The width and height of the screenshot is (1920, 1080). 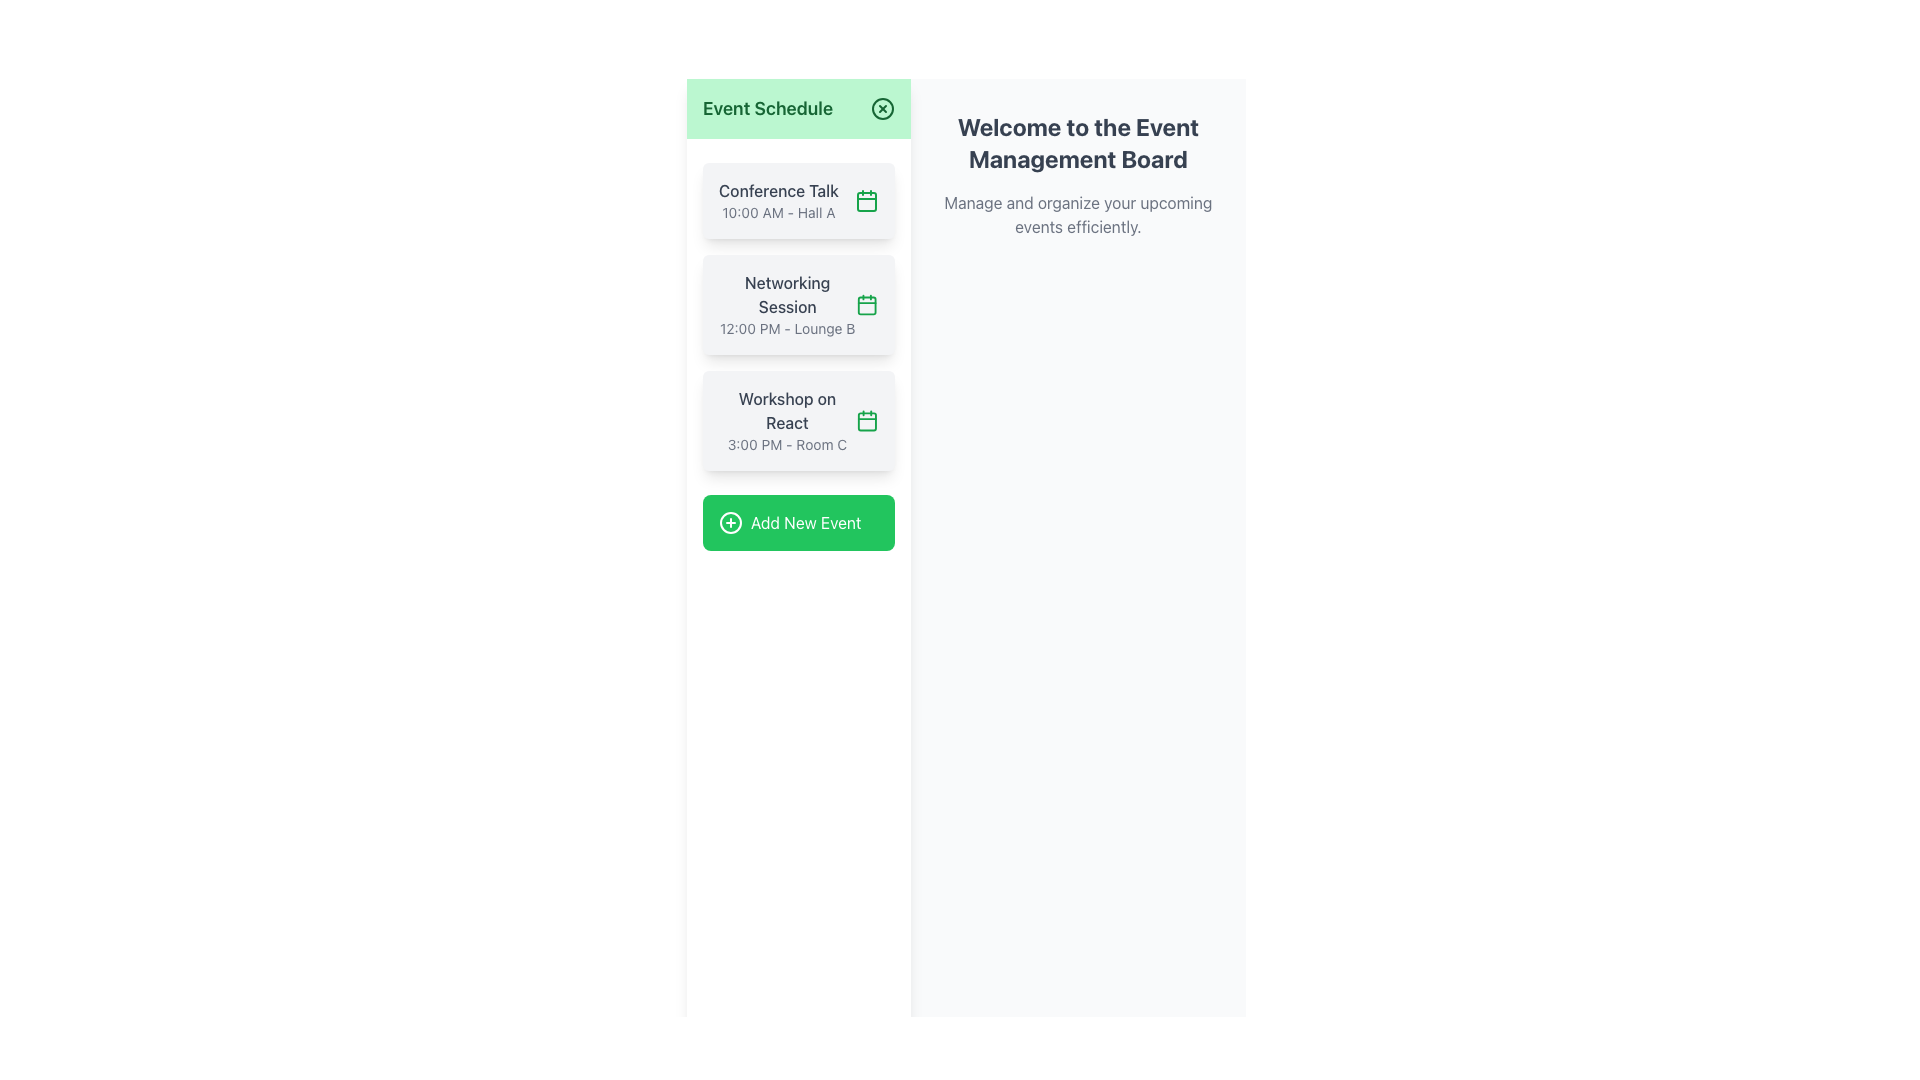 I want to click on the outer circular component of the 'Add New Event' button located at the bottom of the left-hand vertical panel, so click(x=729, y=522).